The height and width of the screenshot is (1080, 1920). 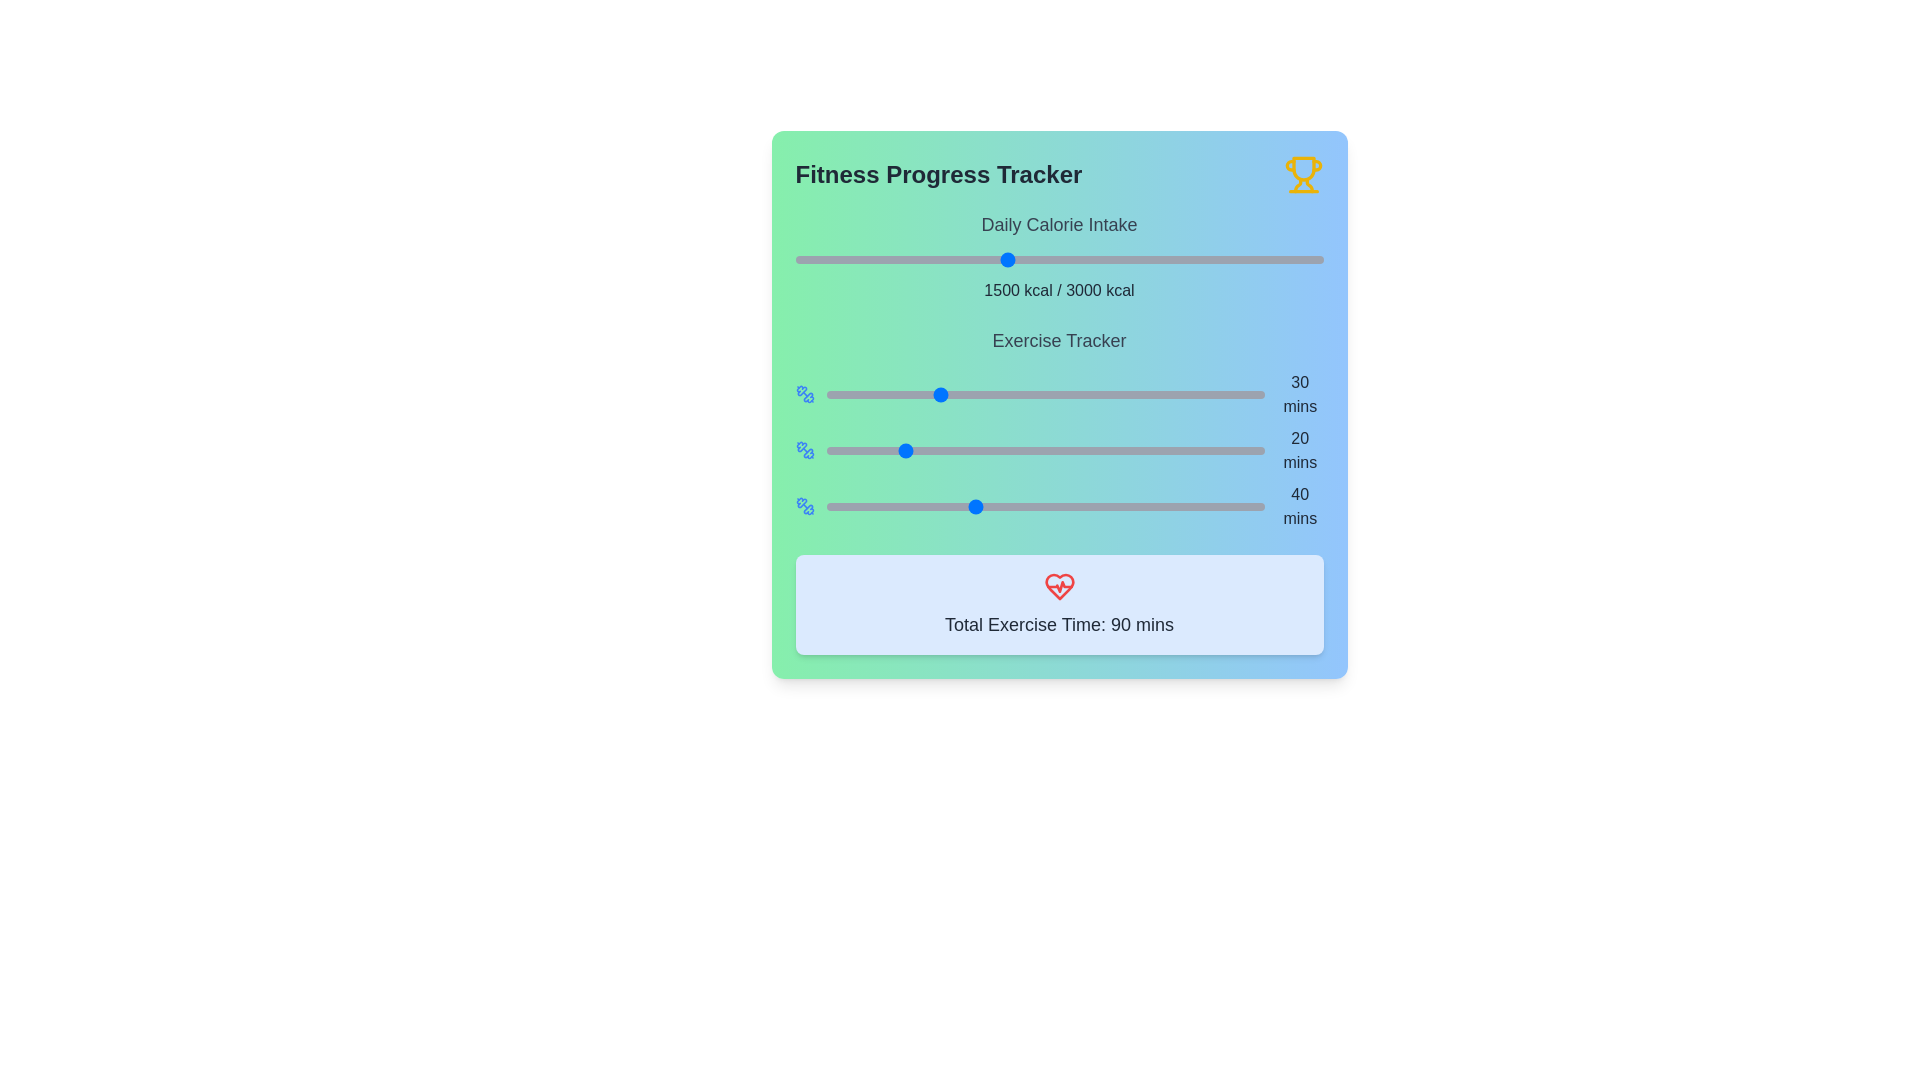 I want to click on the exercise duration slider, so click(x=867, y=451).